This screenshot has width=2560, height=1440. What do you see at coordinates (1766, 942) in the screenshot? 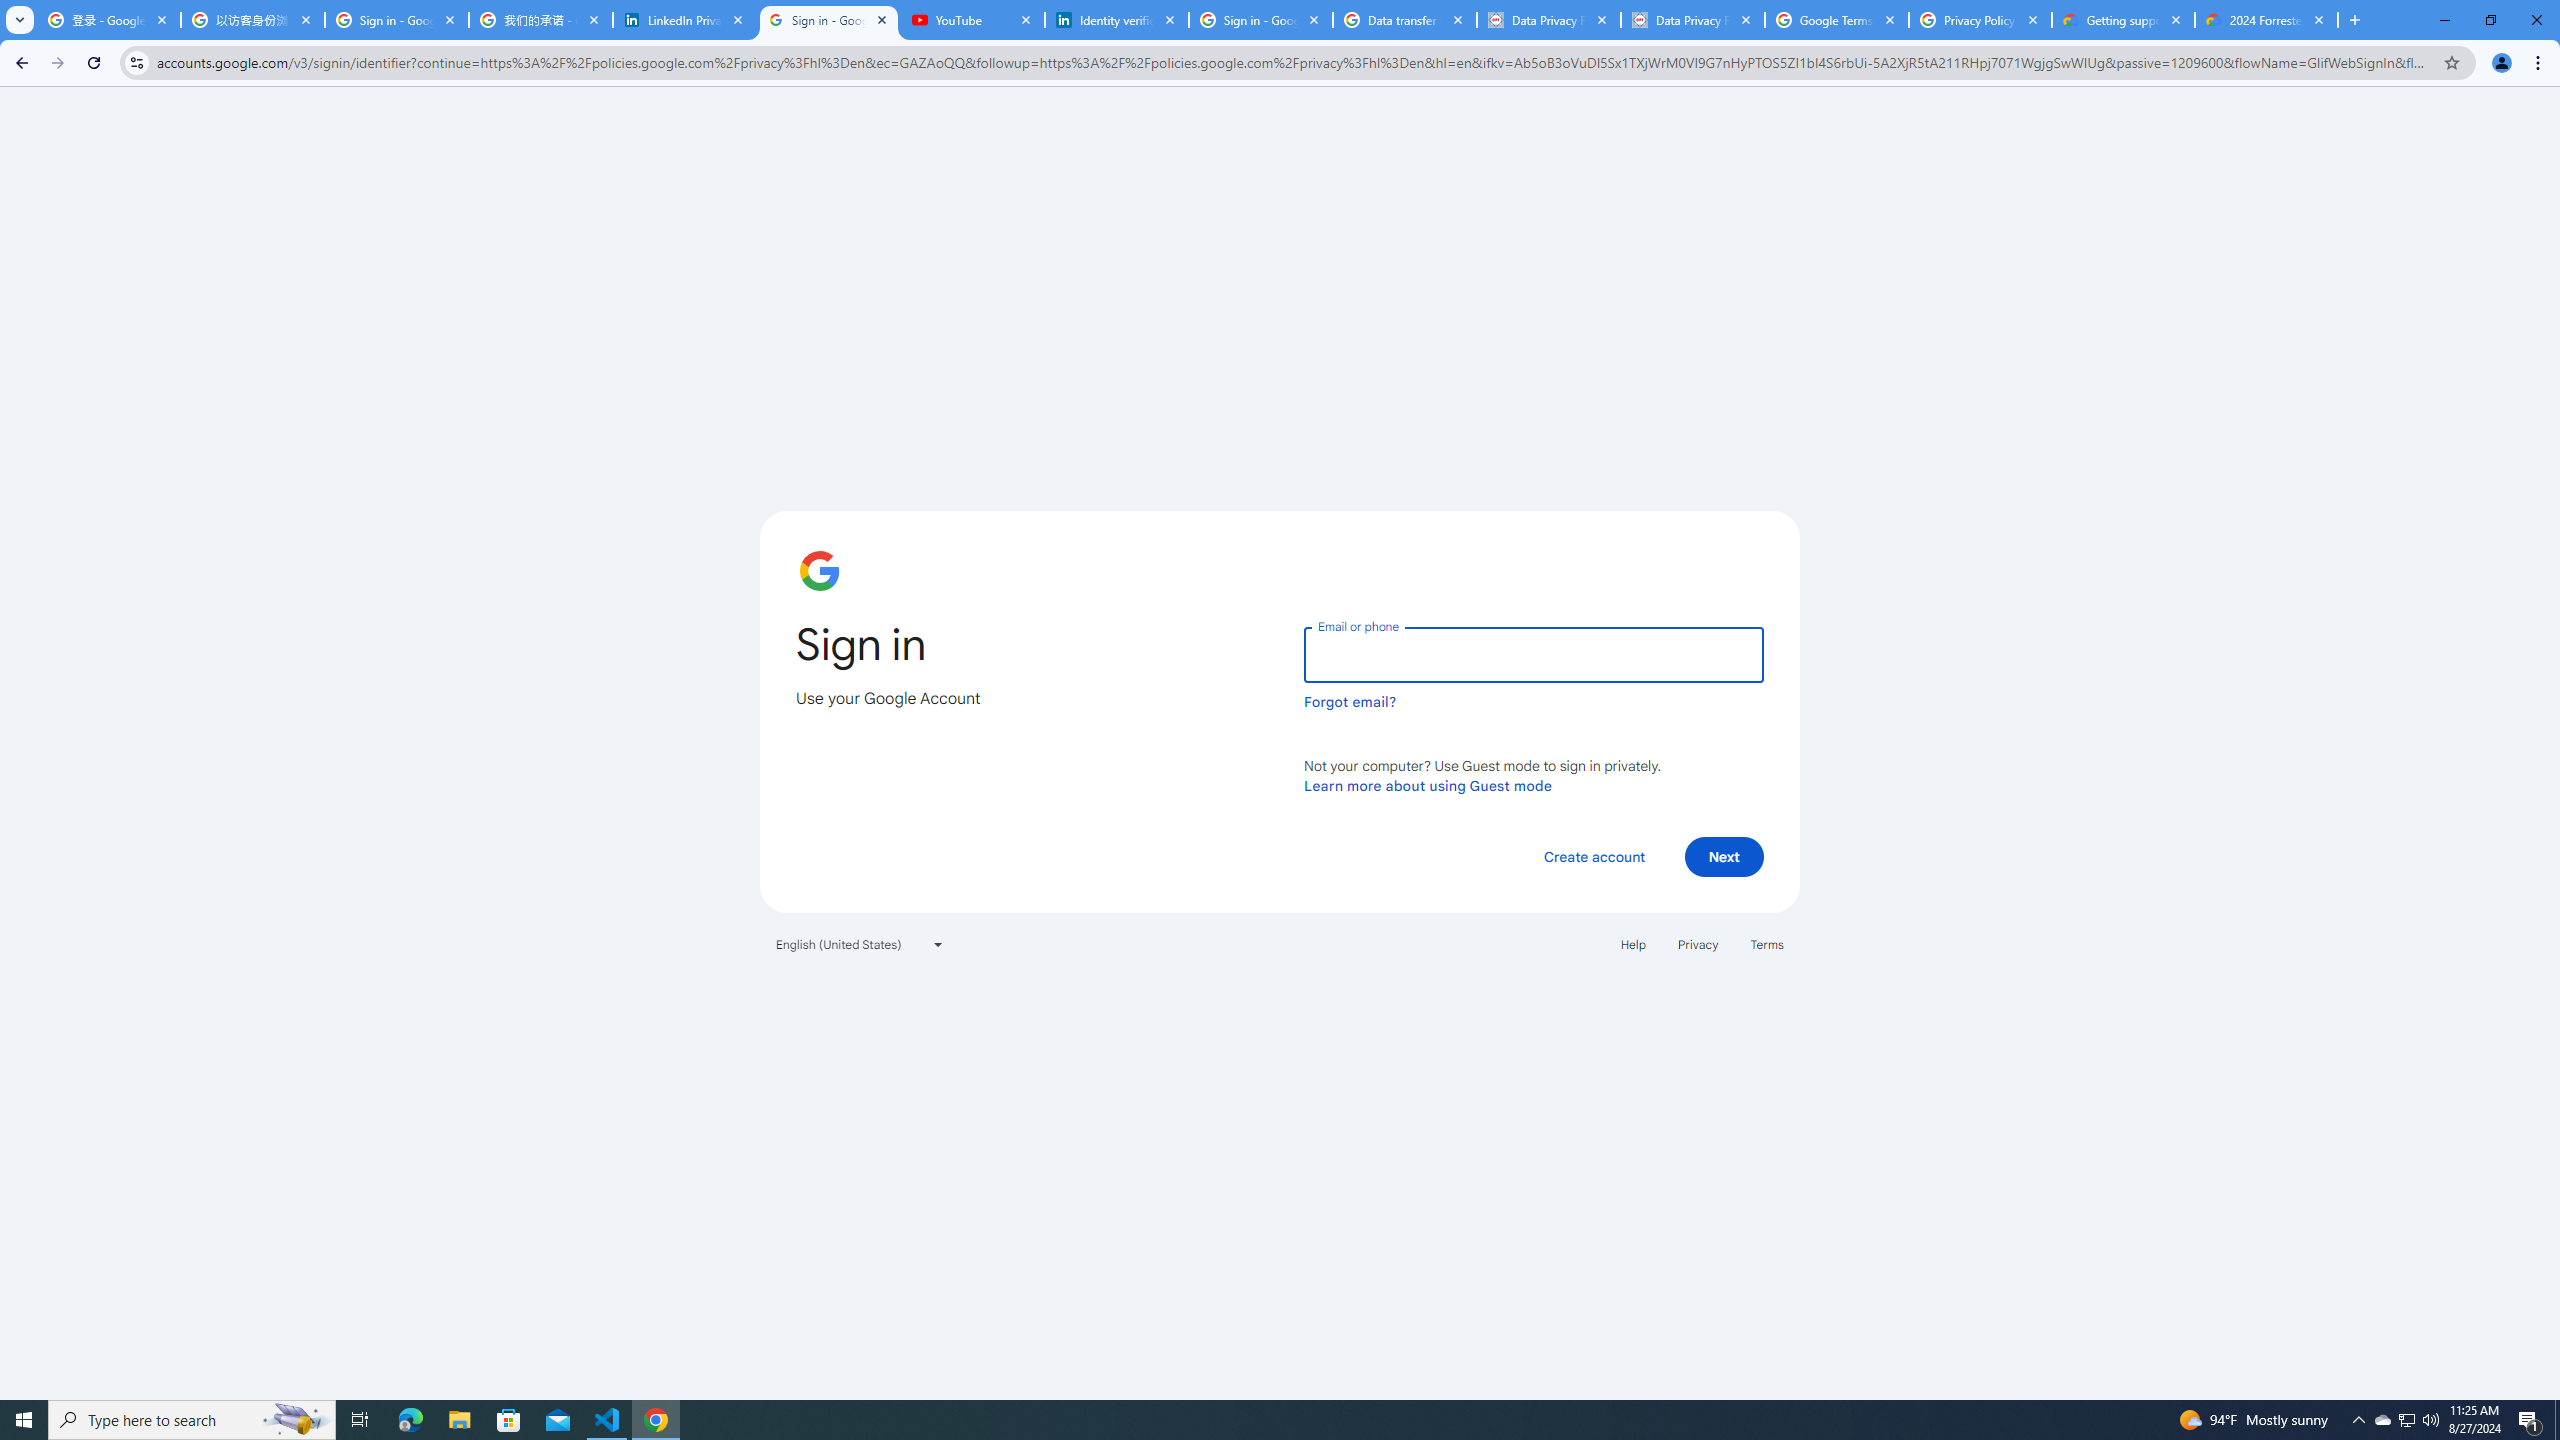
I see `'Terms'` at bounding box center [1766, 942].